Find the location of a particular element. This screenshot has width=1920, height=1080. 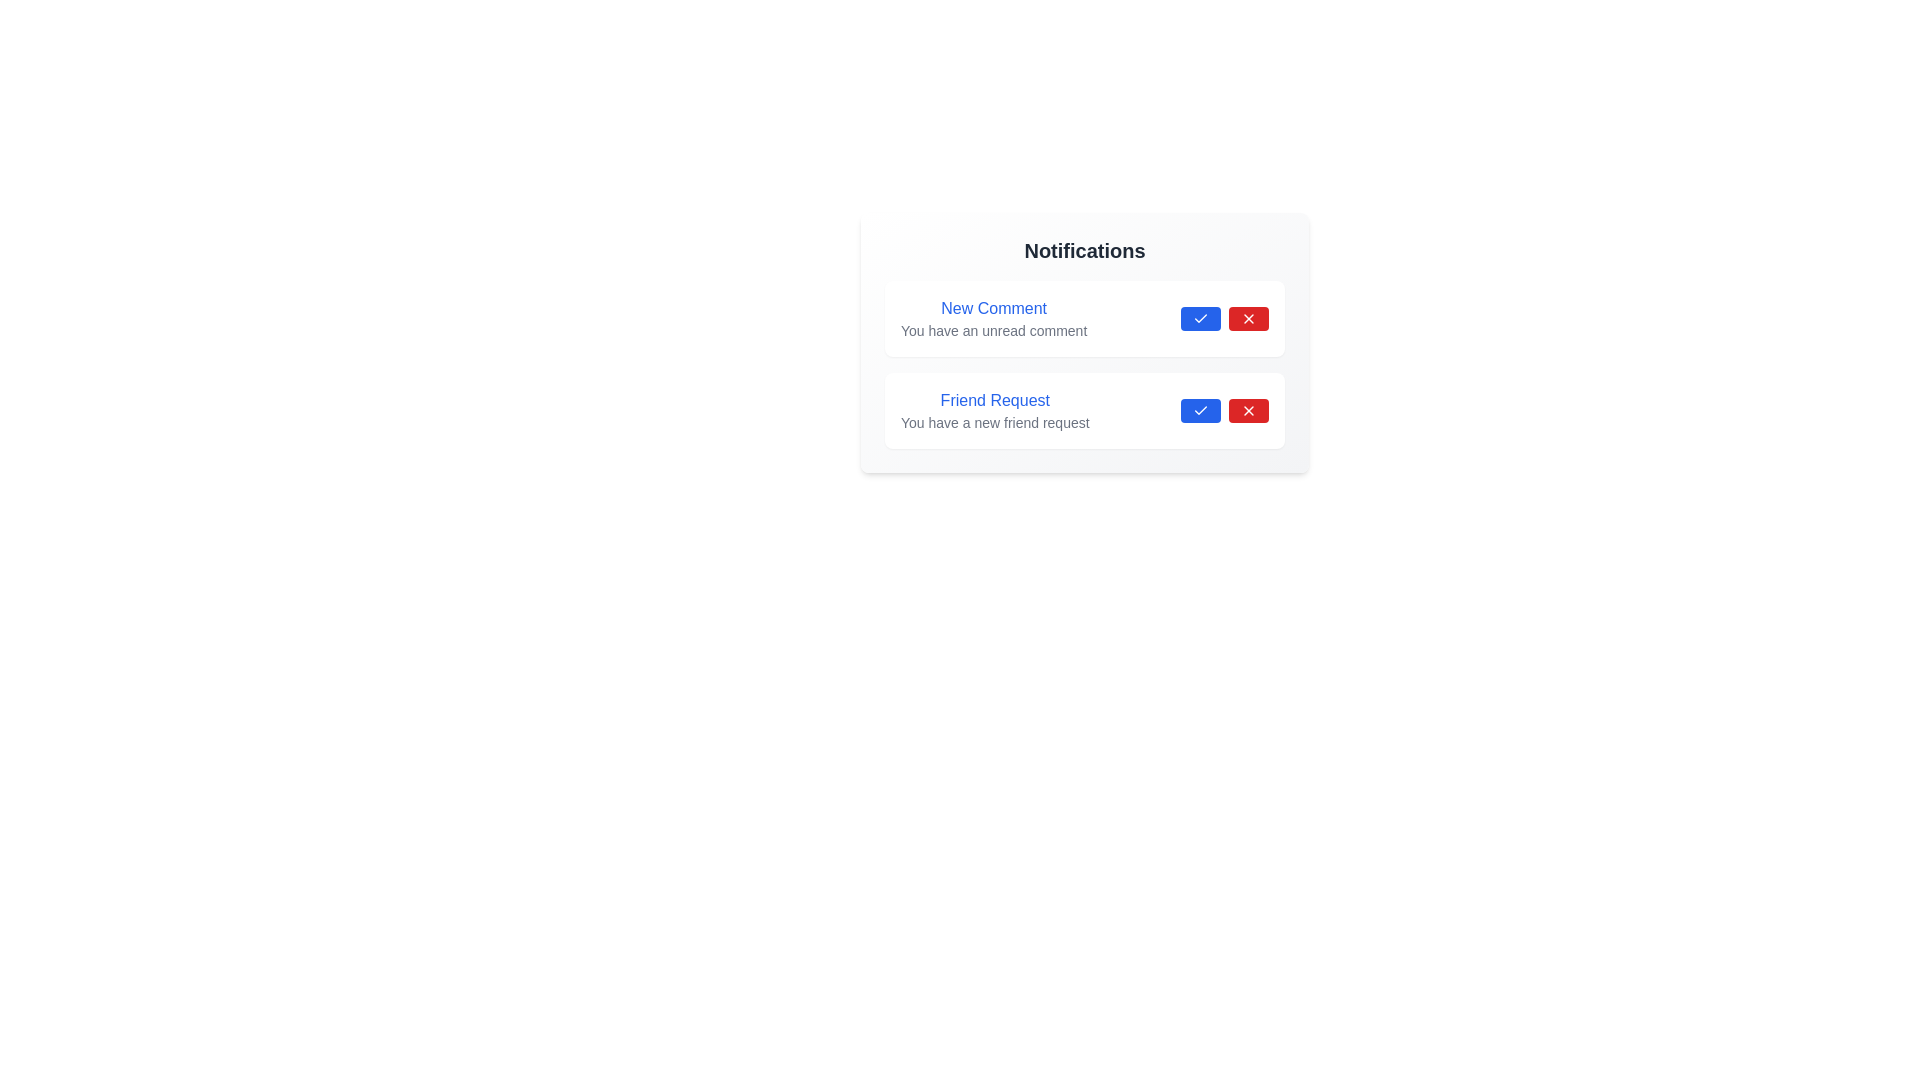

notification message about an unread comment displayed as the first item in the vertical list of notifications is located at coordinates (994, 318).